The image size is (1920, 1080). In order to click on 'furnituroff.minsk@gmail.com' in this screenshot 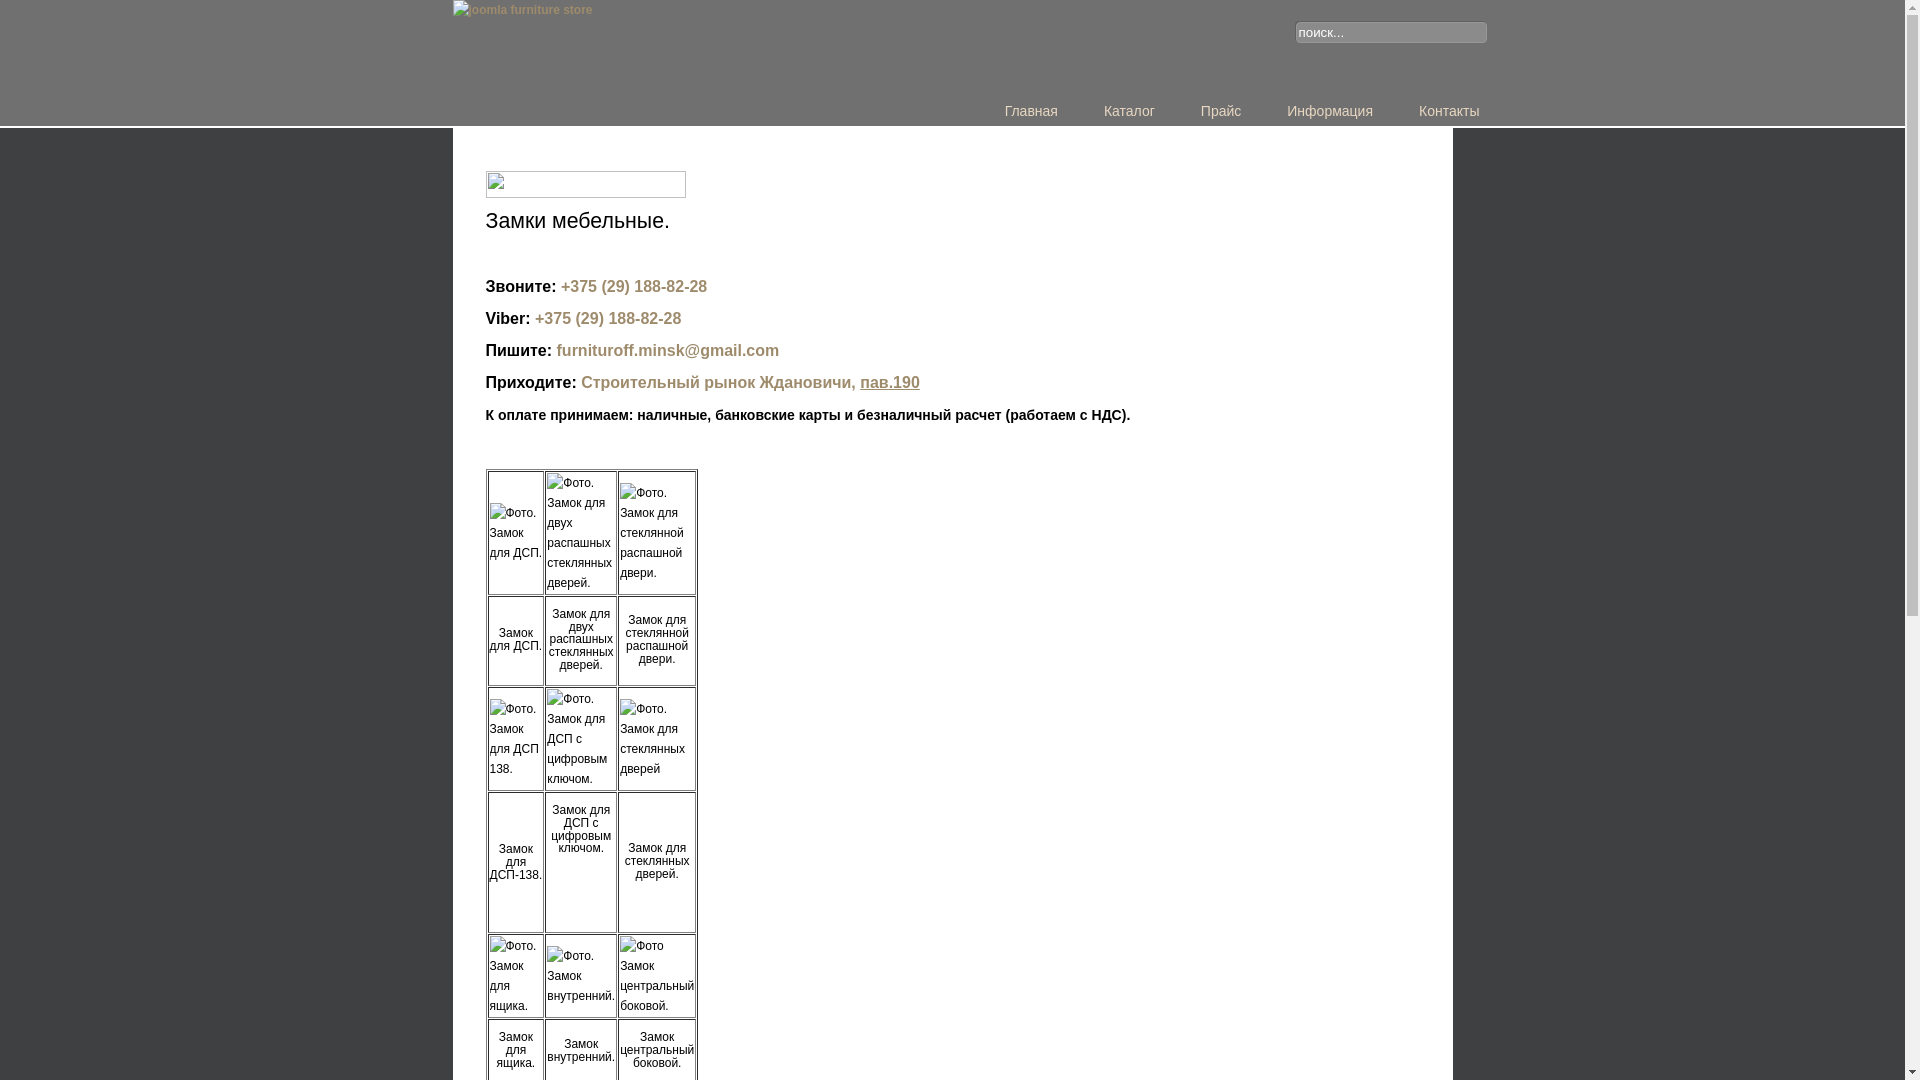, I will do `click(668, 349)`.